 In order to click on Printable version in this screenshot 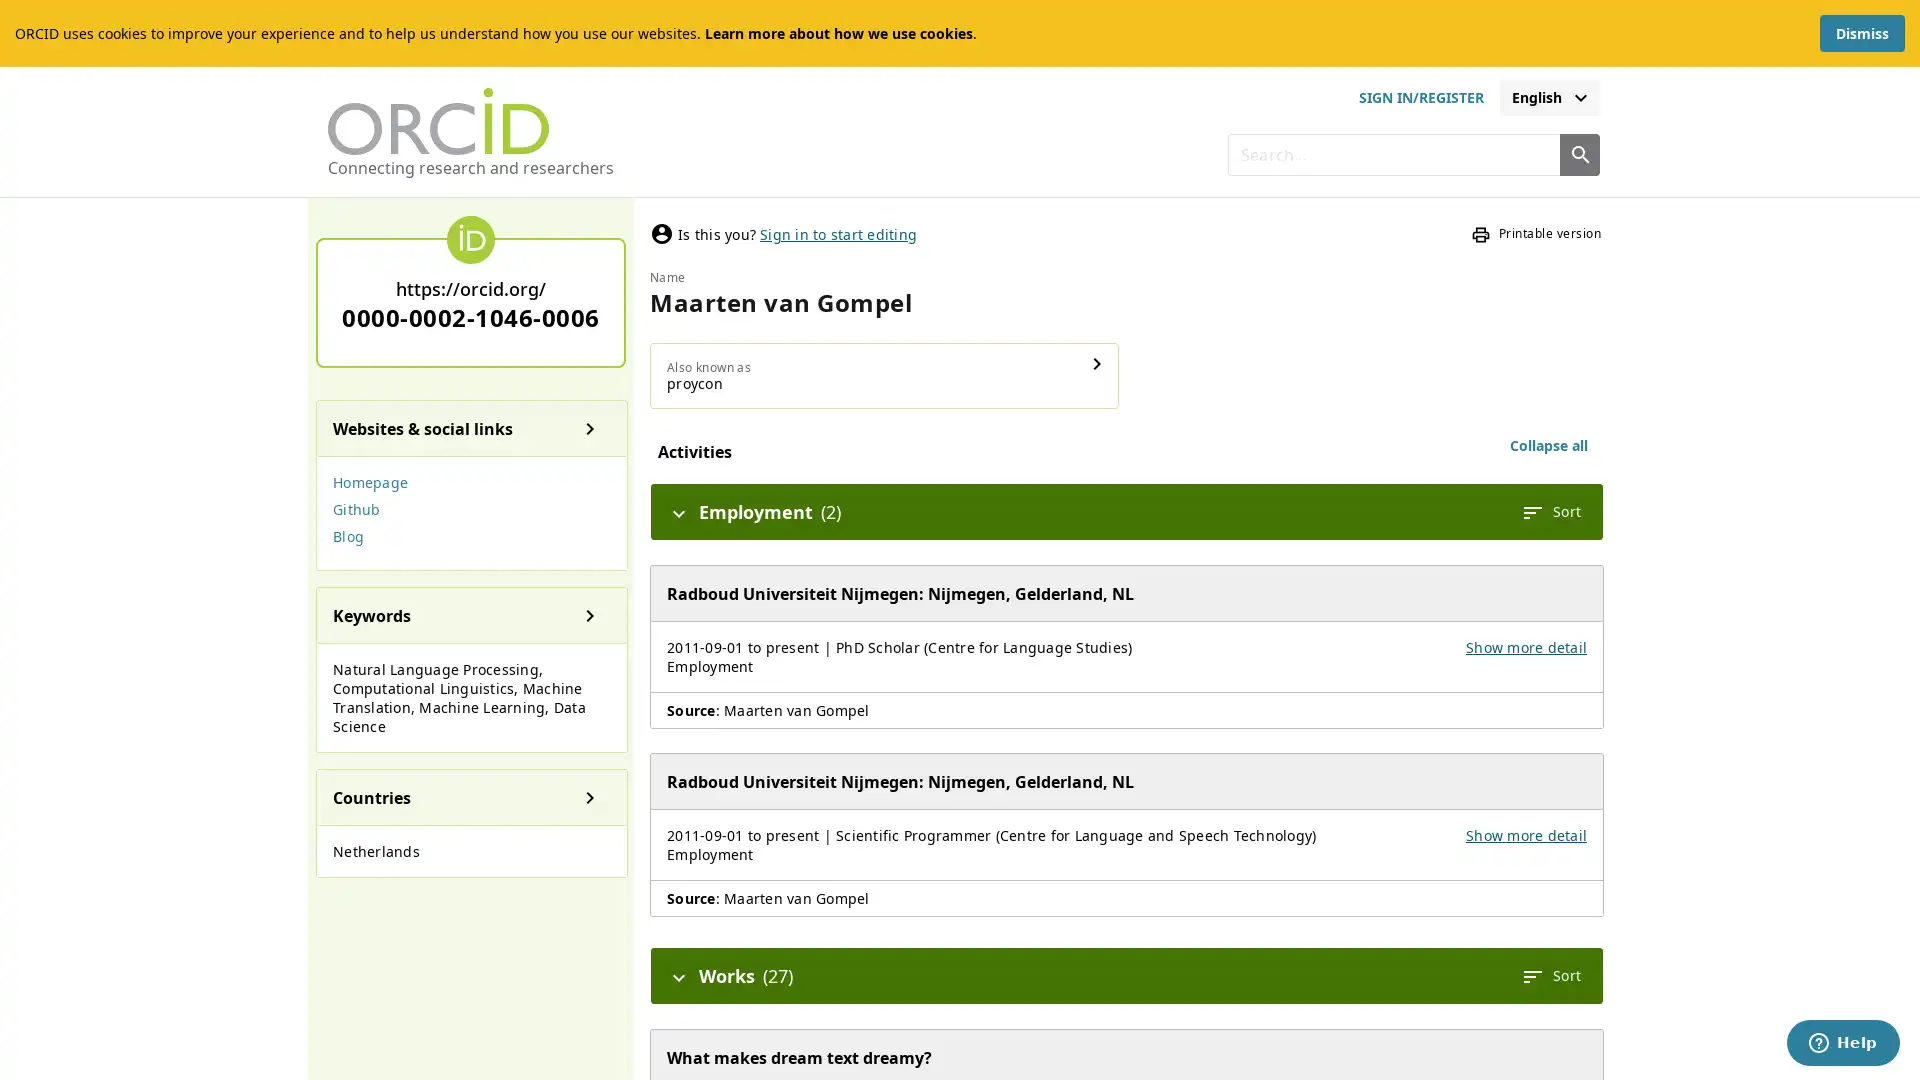, I will do `click(1535, 233)`.